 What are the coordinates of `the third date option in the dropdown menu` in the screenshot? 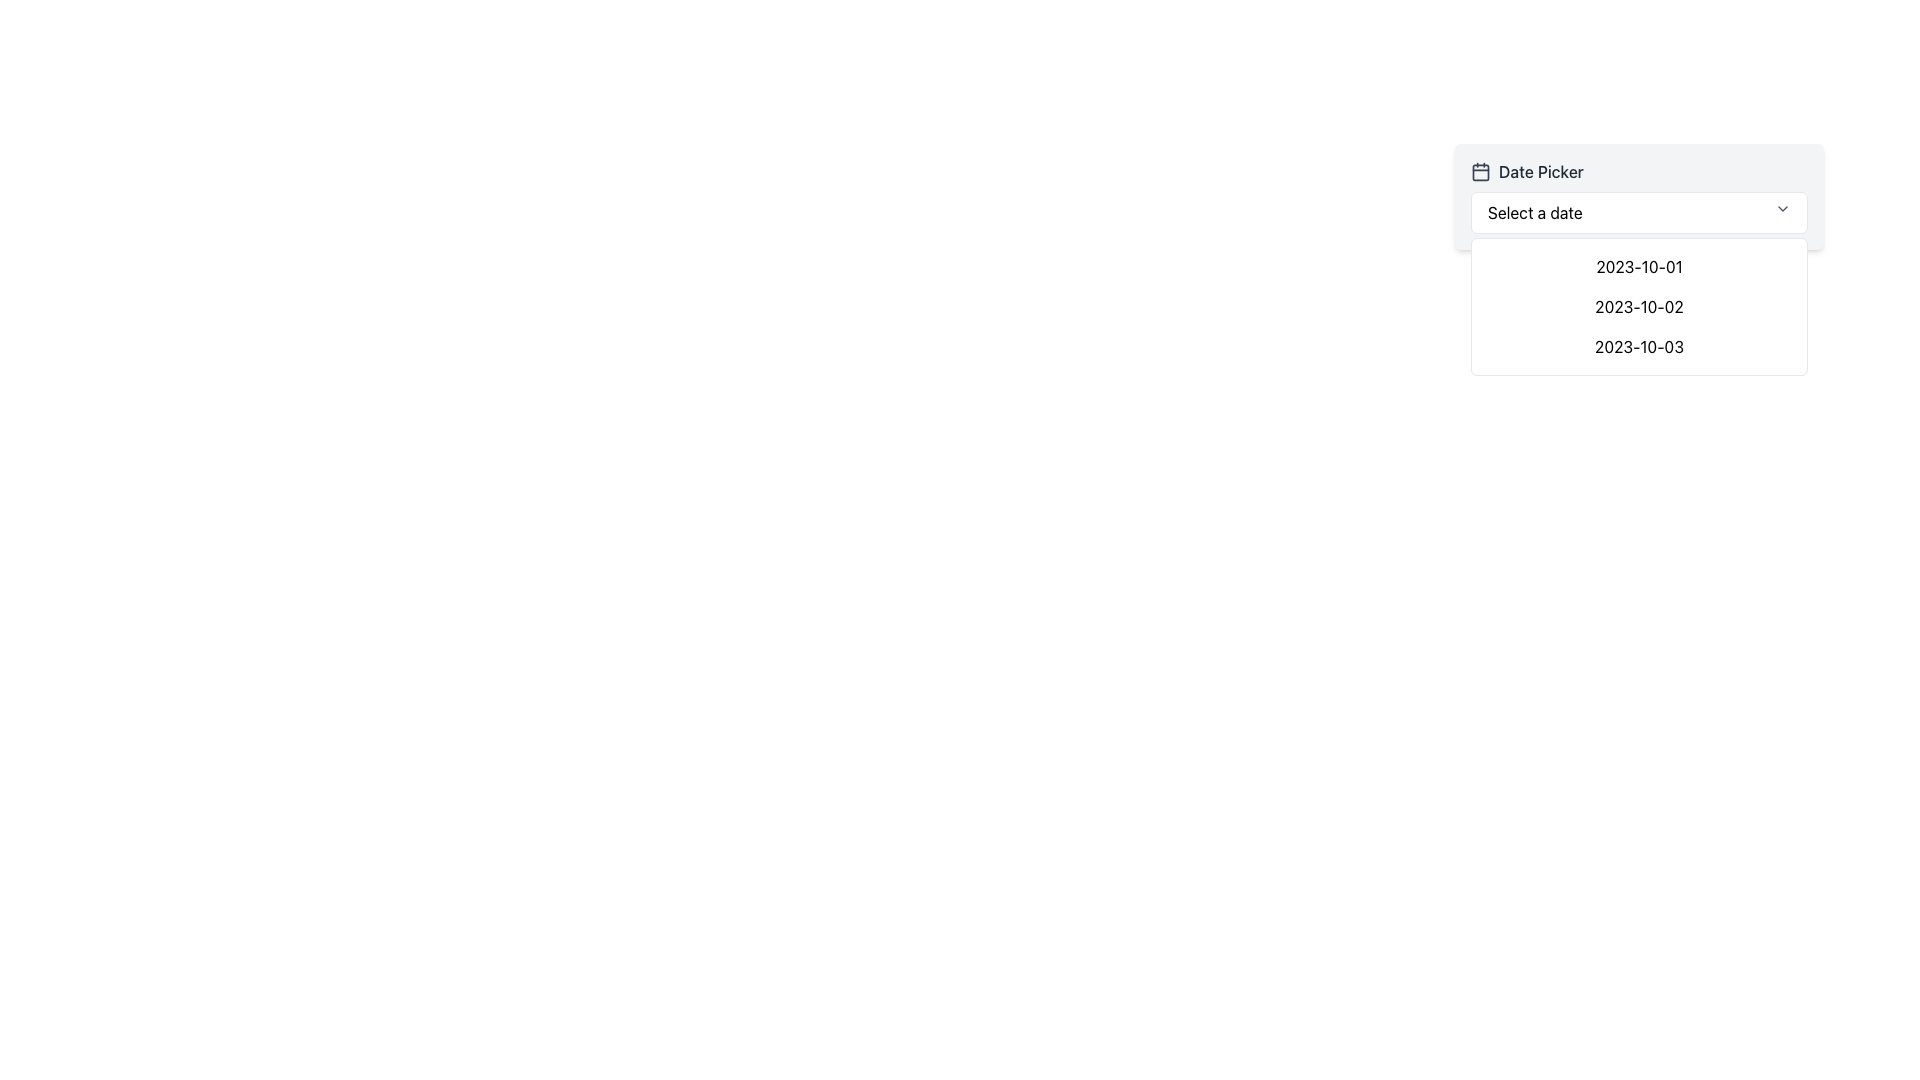 It's located at (1639, 346).